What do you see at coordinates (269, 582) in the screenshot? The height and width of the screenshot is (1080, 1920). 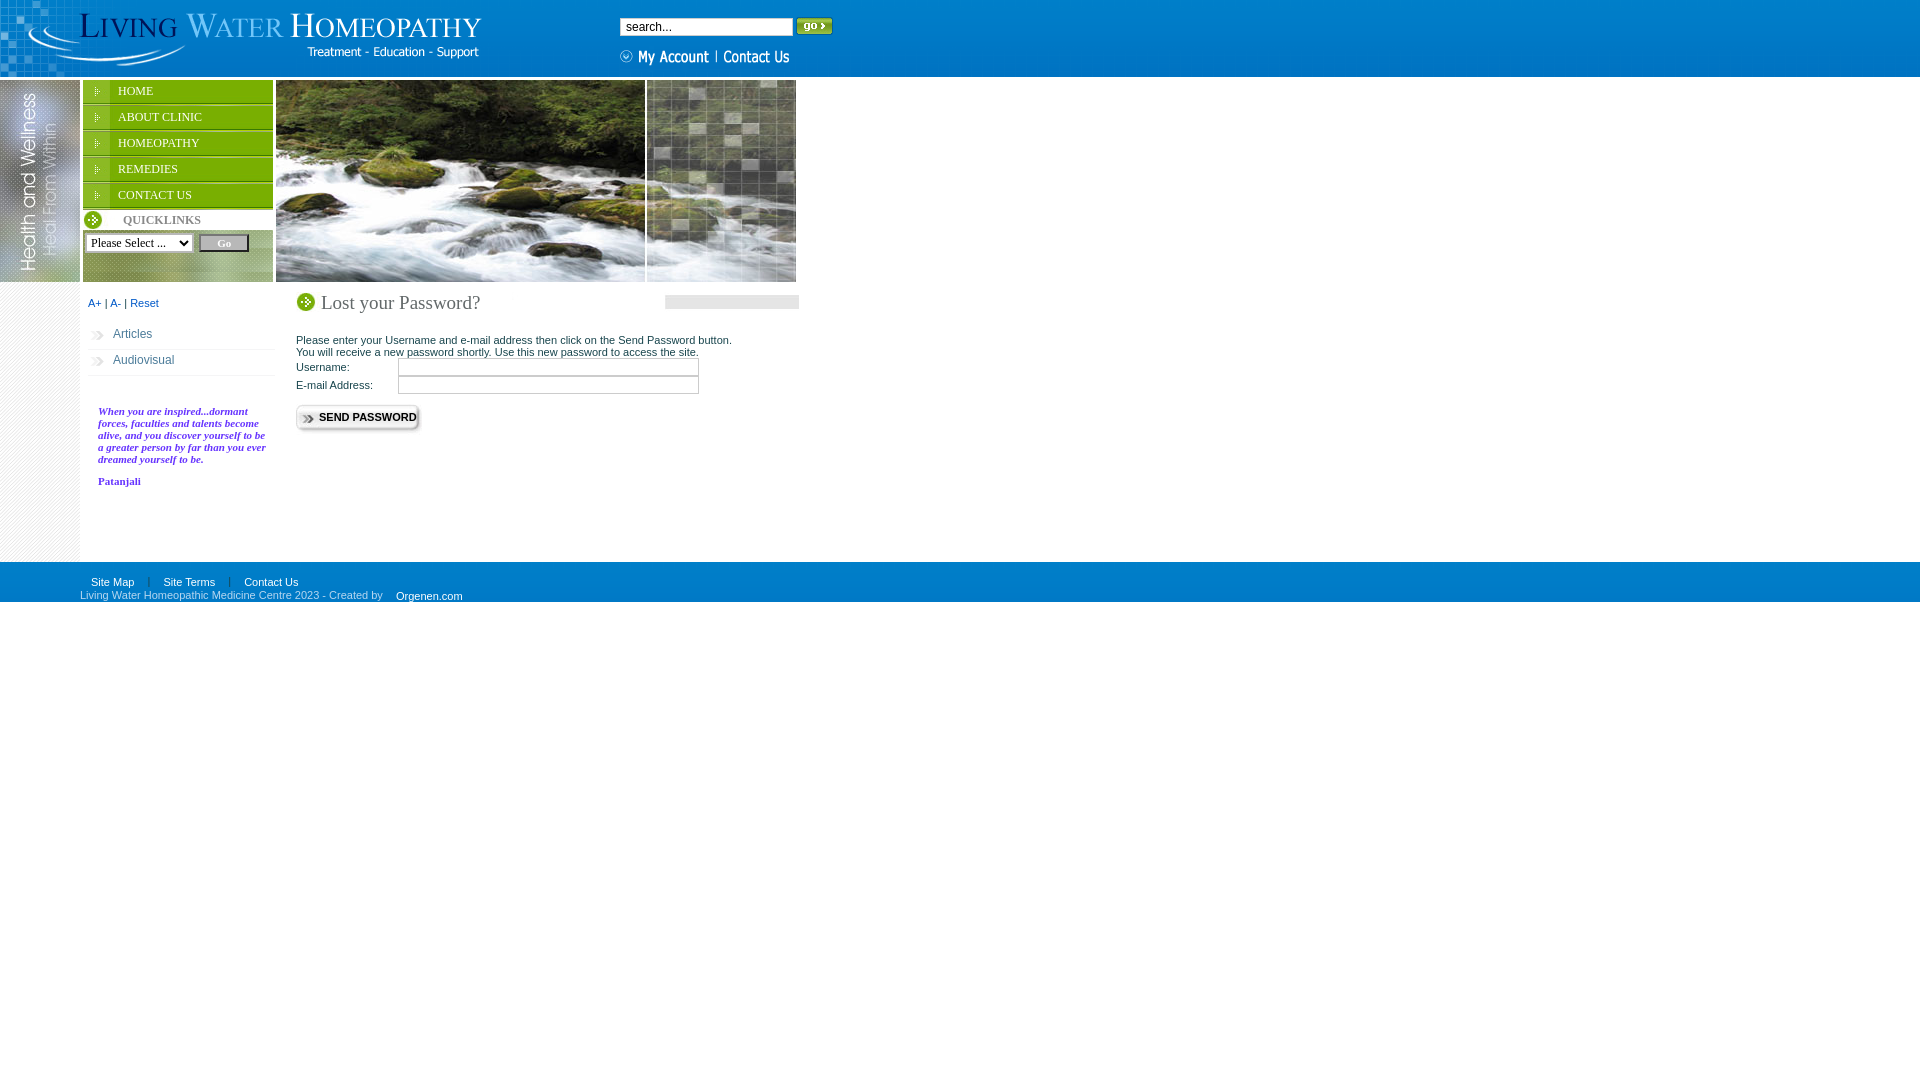 I see `'Contact Us'` at bounding box center [269, 582].